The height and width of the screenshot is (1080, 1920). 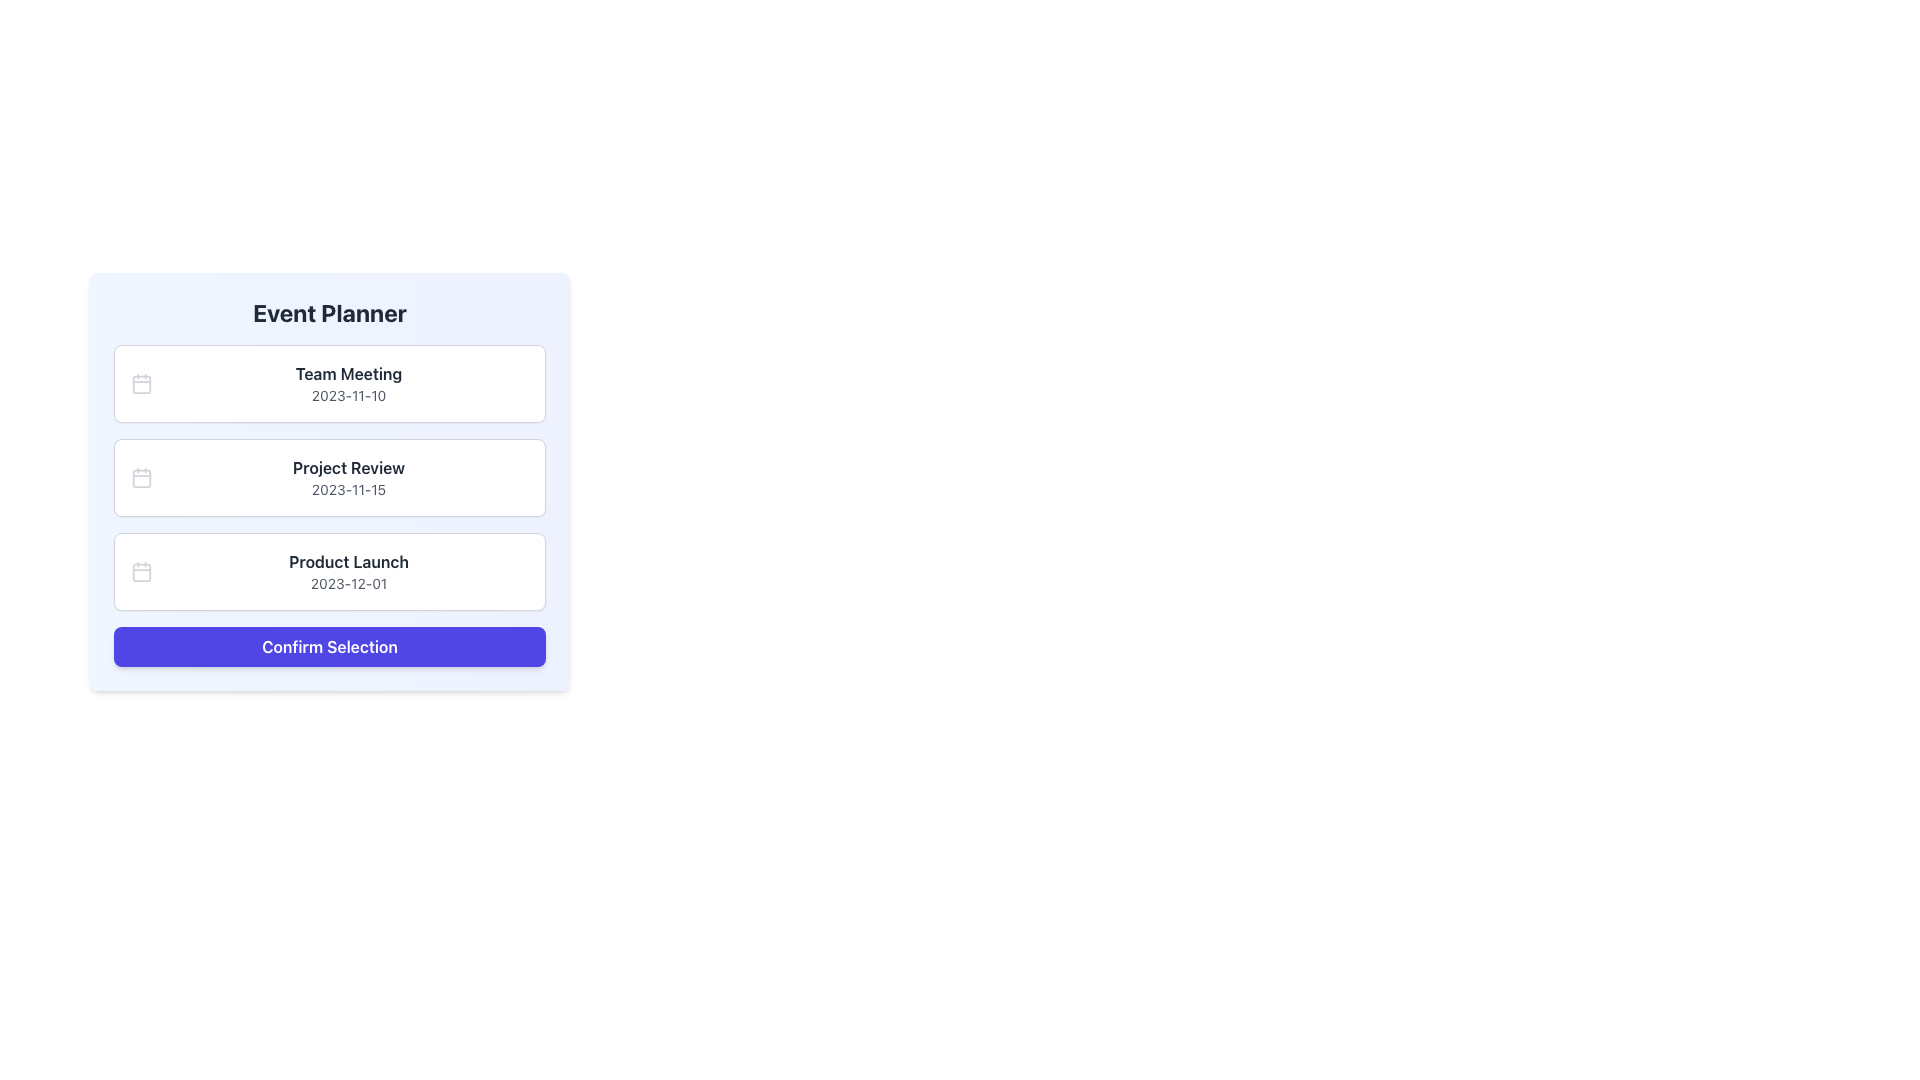 I want to click on date information from the Static Text element located below the 'Team Meeting' title in the first event card of the Event Planner, so click(x=349, y=396).